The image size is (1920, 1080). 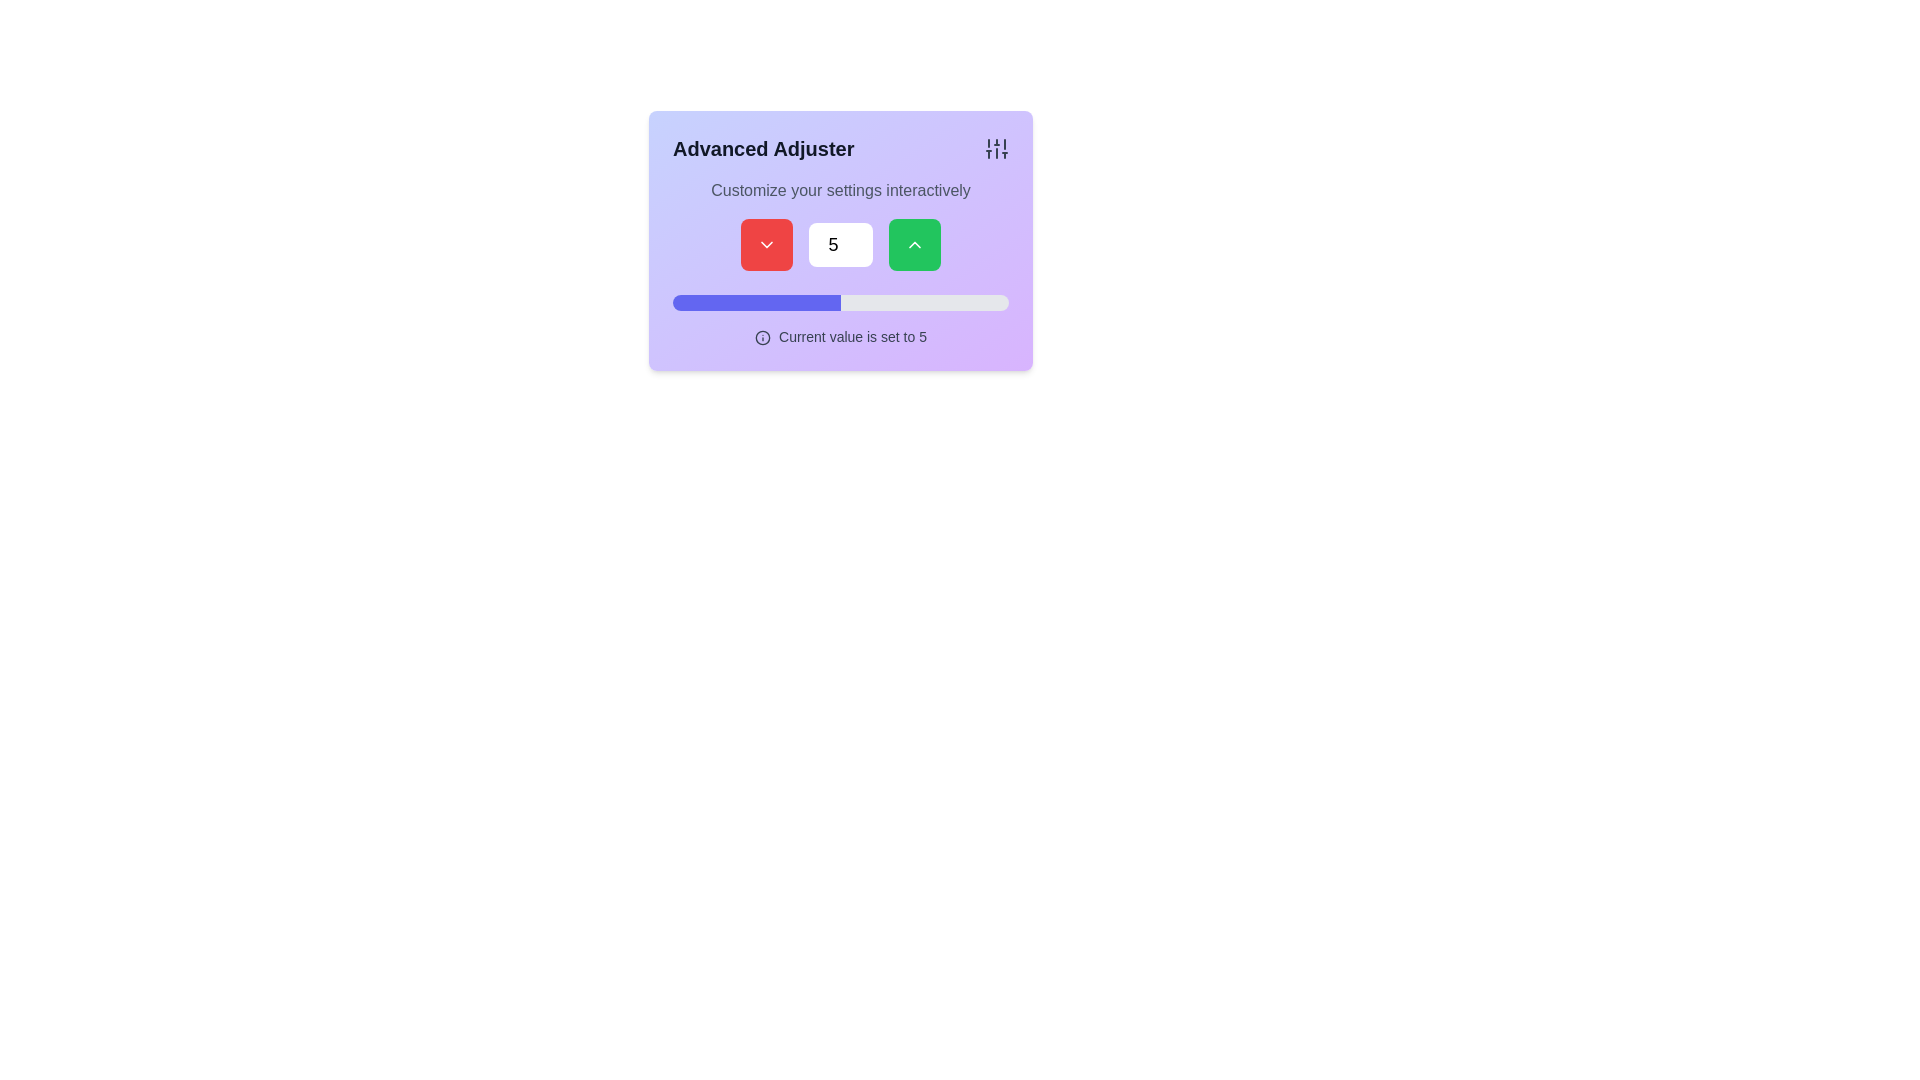 I want to click on the descriptive label element that provides guidance for the settings adjustment interface, located below the 'Advanced Adjuster' header and above the interactive buttons, so click(x=840, y=191).